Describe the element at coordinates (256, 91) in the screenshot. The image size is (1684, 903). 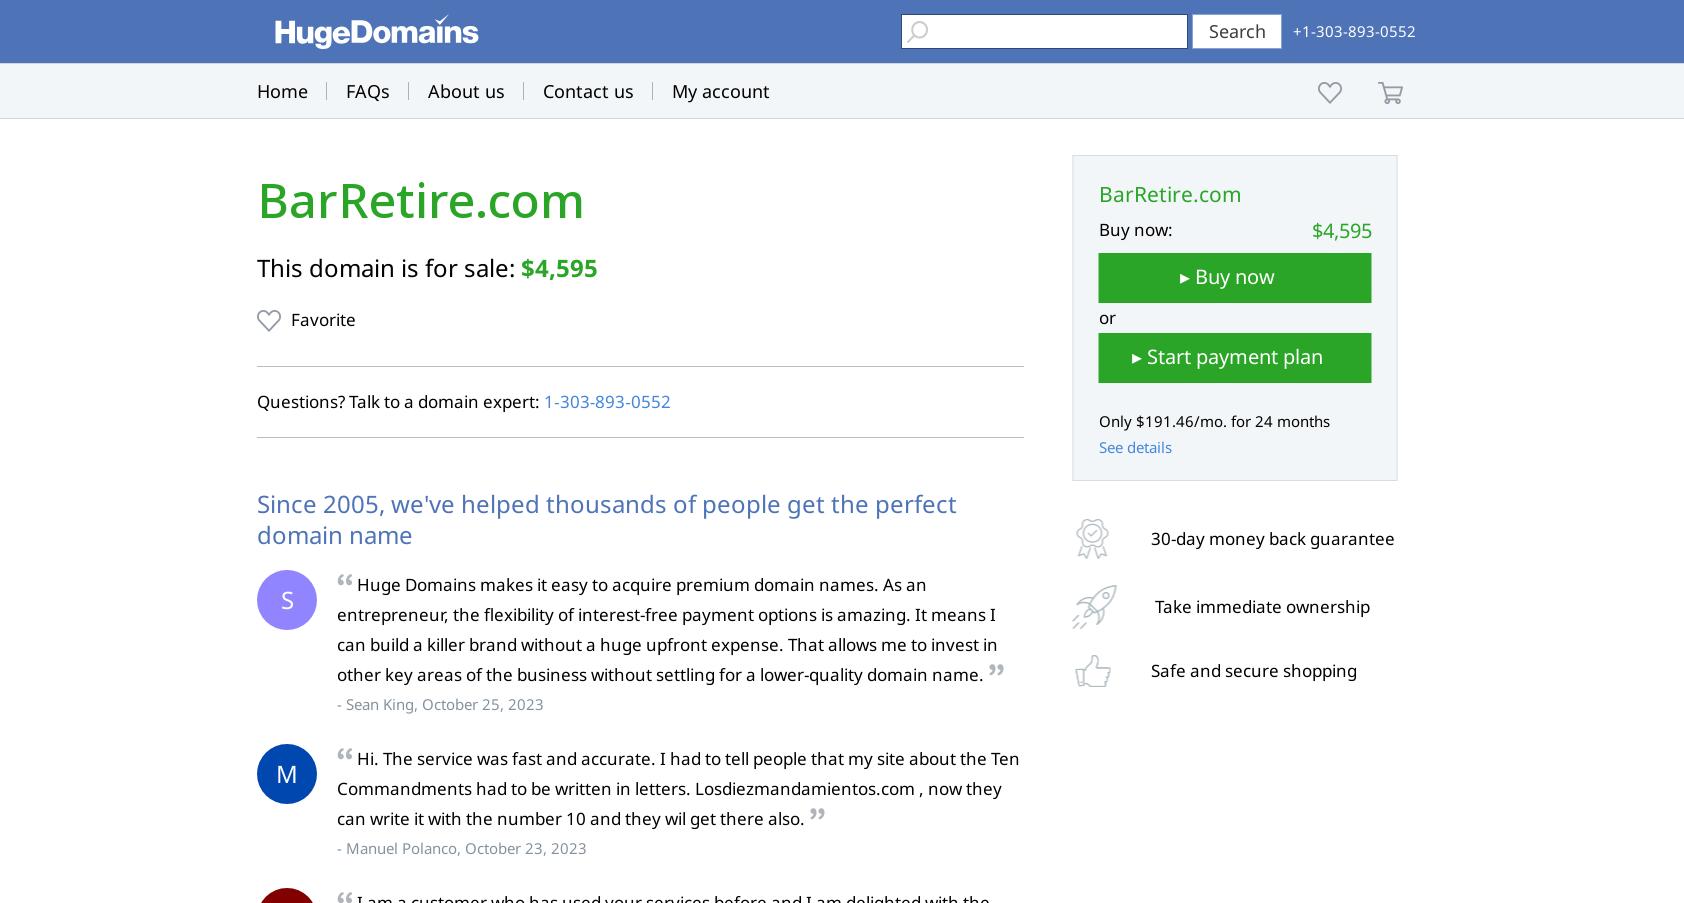
I see `'Home'` at that location.